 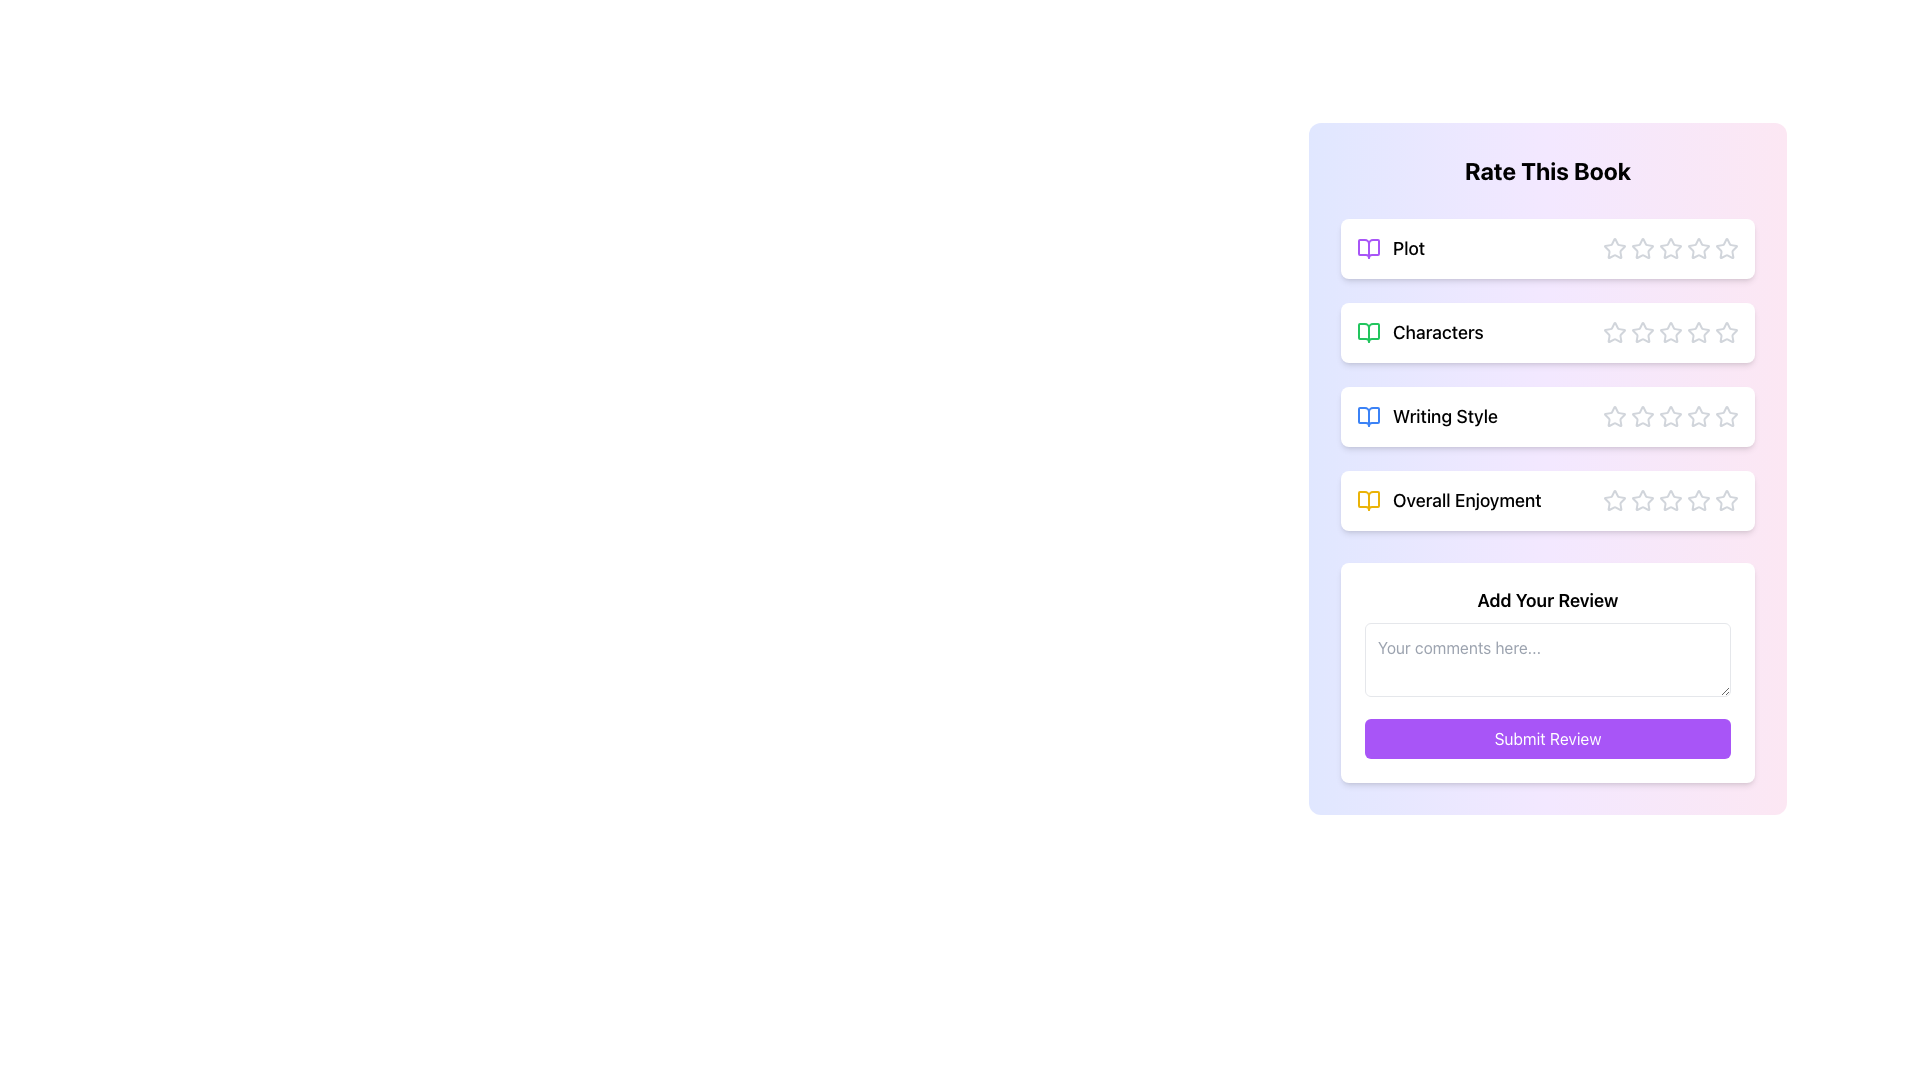 I want to click on the fourth star icon in the 'Characters' rating section, so click(x=1670, y=331).